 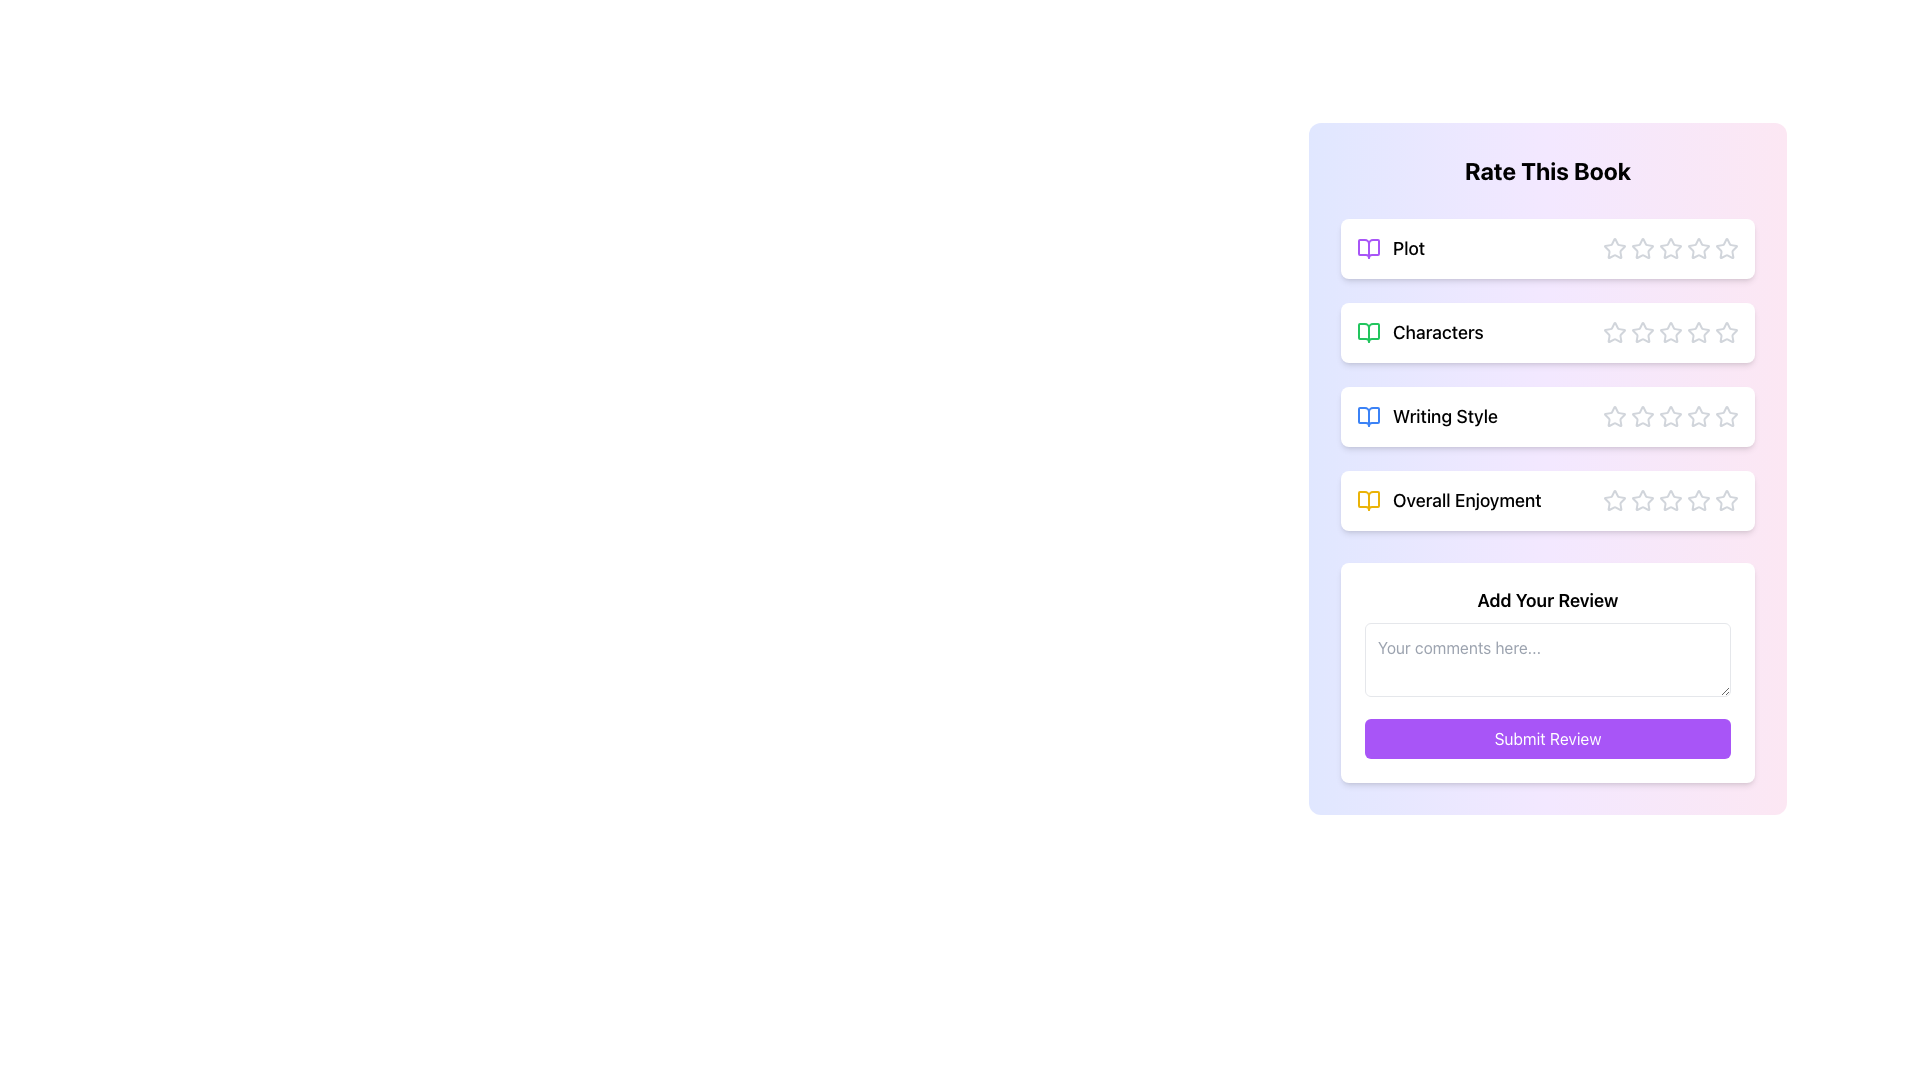 I want to click on the fourth star icon in the 'Characters' rating section, so click(x=1670, y=331).